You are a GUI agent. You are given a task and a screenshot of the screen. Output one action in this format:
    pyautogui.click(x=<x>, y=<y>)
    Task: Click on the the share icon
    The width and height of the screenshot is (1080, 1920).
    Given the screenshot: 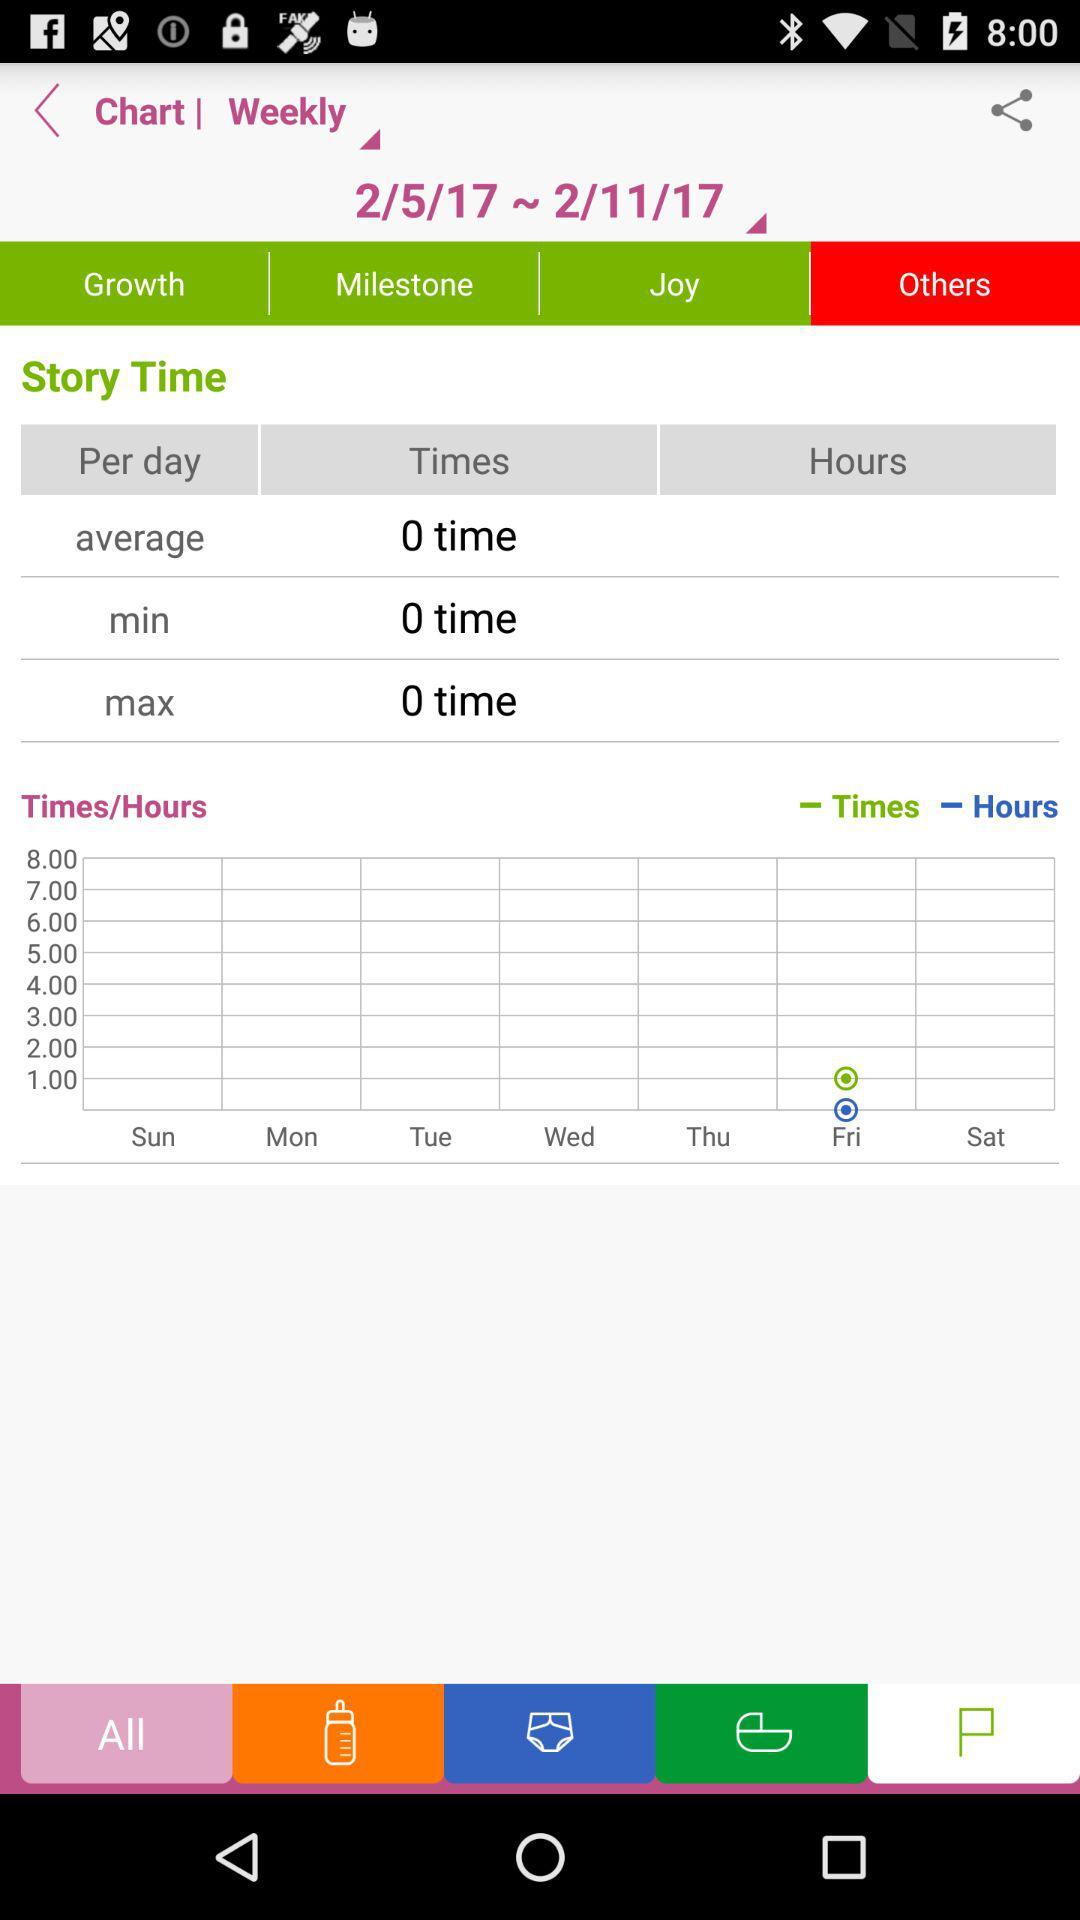 What is the action you would take?
    pyautogui.click(x=1022, y=117)
    